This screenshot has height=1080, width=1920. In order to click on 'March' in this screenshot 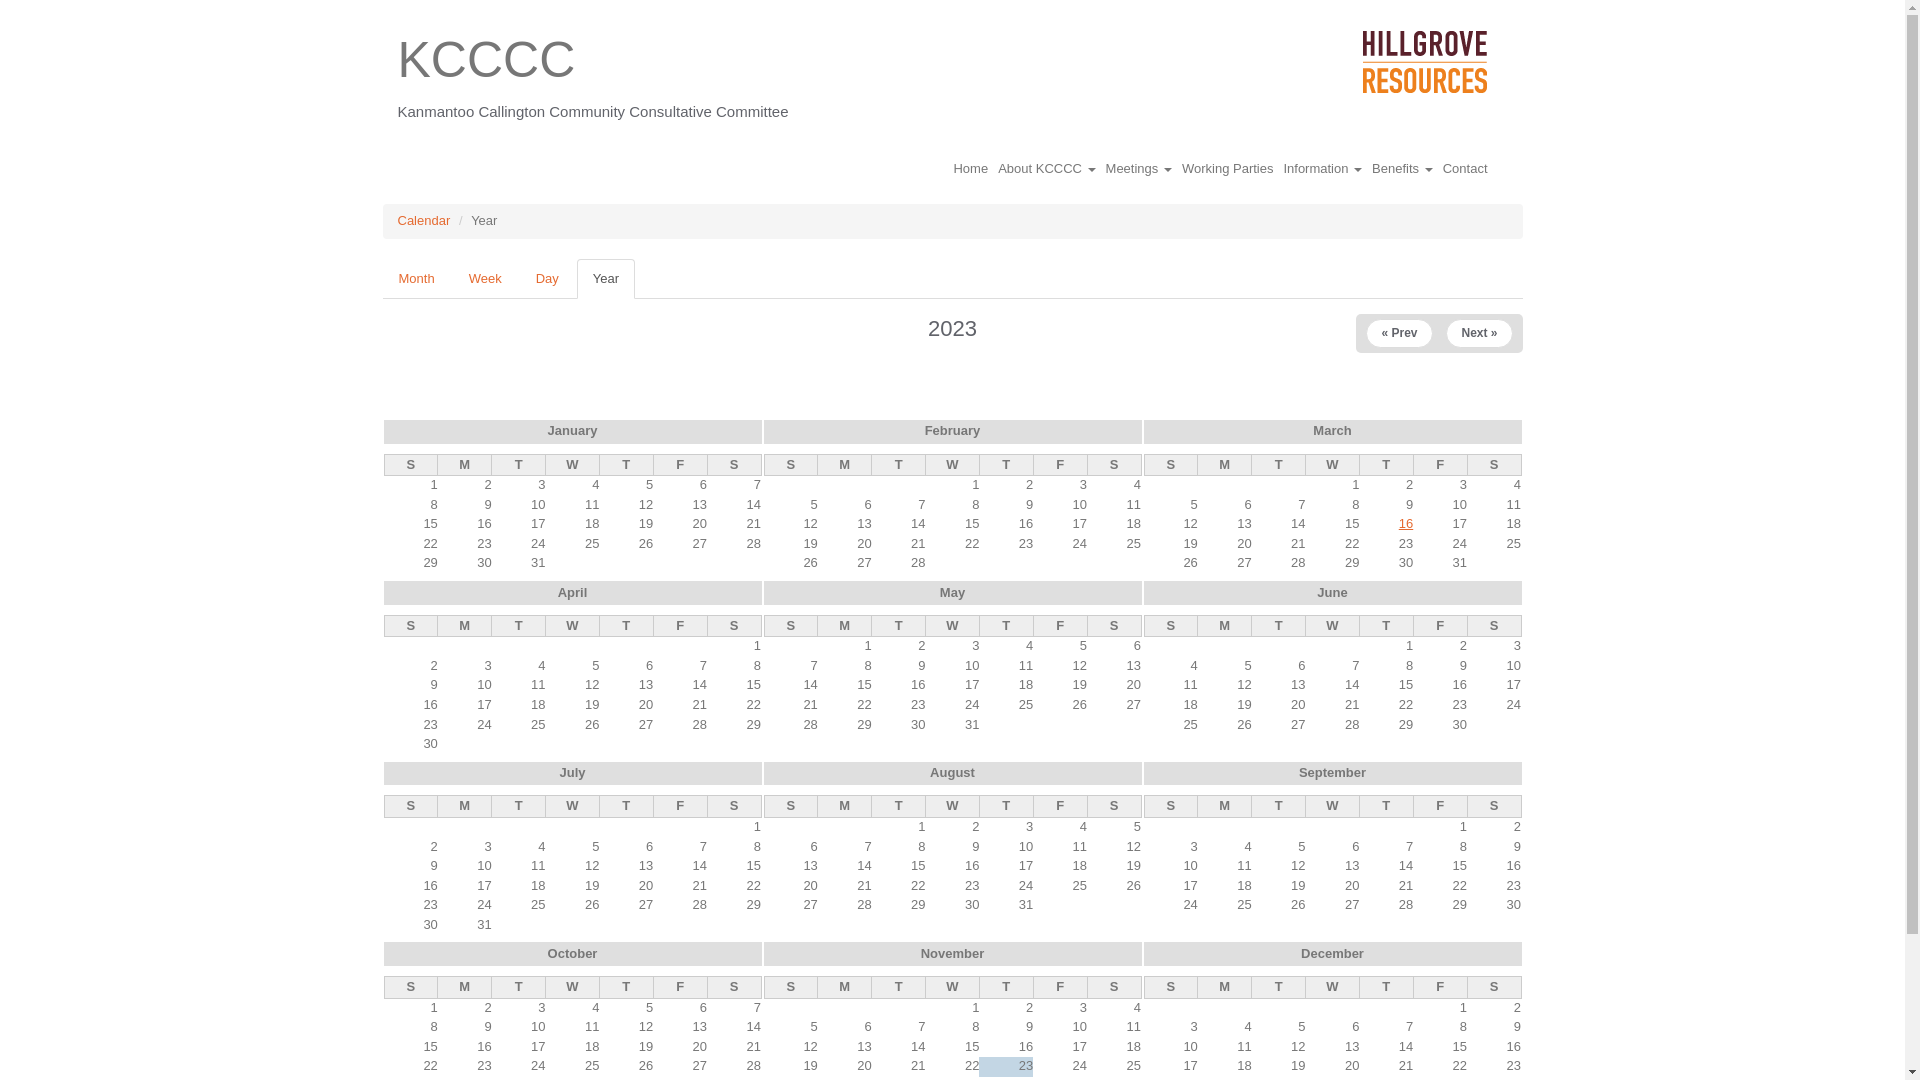, I will do `click(1331, 429)`.